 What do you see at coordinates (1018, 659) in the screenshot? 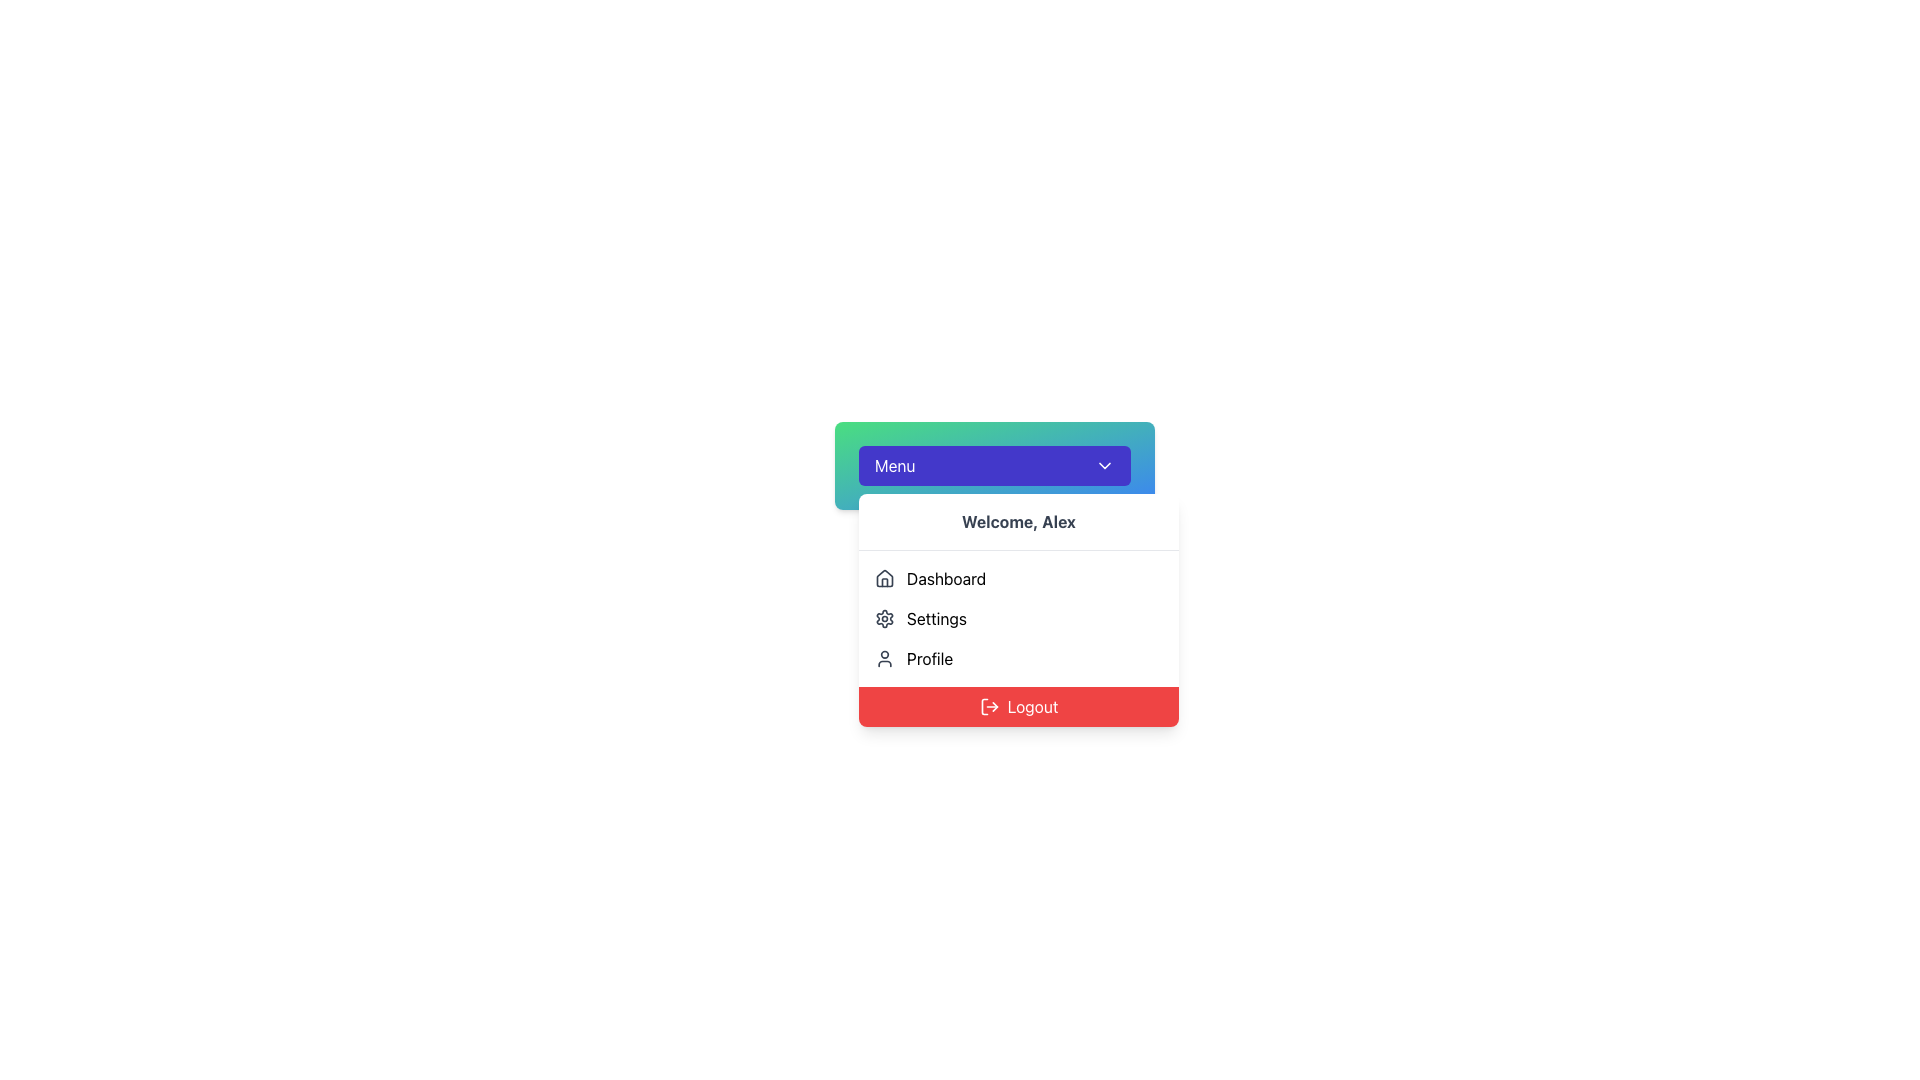
I see `the 'Profile' menu option, which is the third item in the vertical menu list, to trigger a visual effect` at bounding box center [1018, 659].